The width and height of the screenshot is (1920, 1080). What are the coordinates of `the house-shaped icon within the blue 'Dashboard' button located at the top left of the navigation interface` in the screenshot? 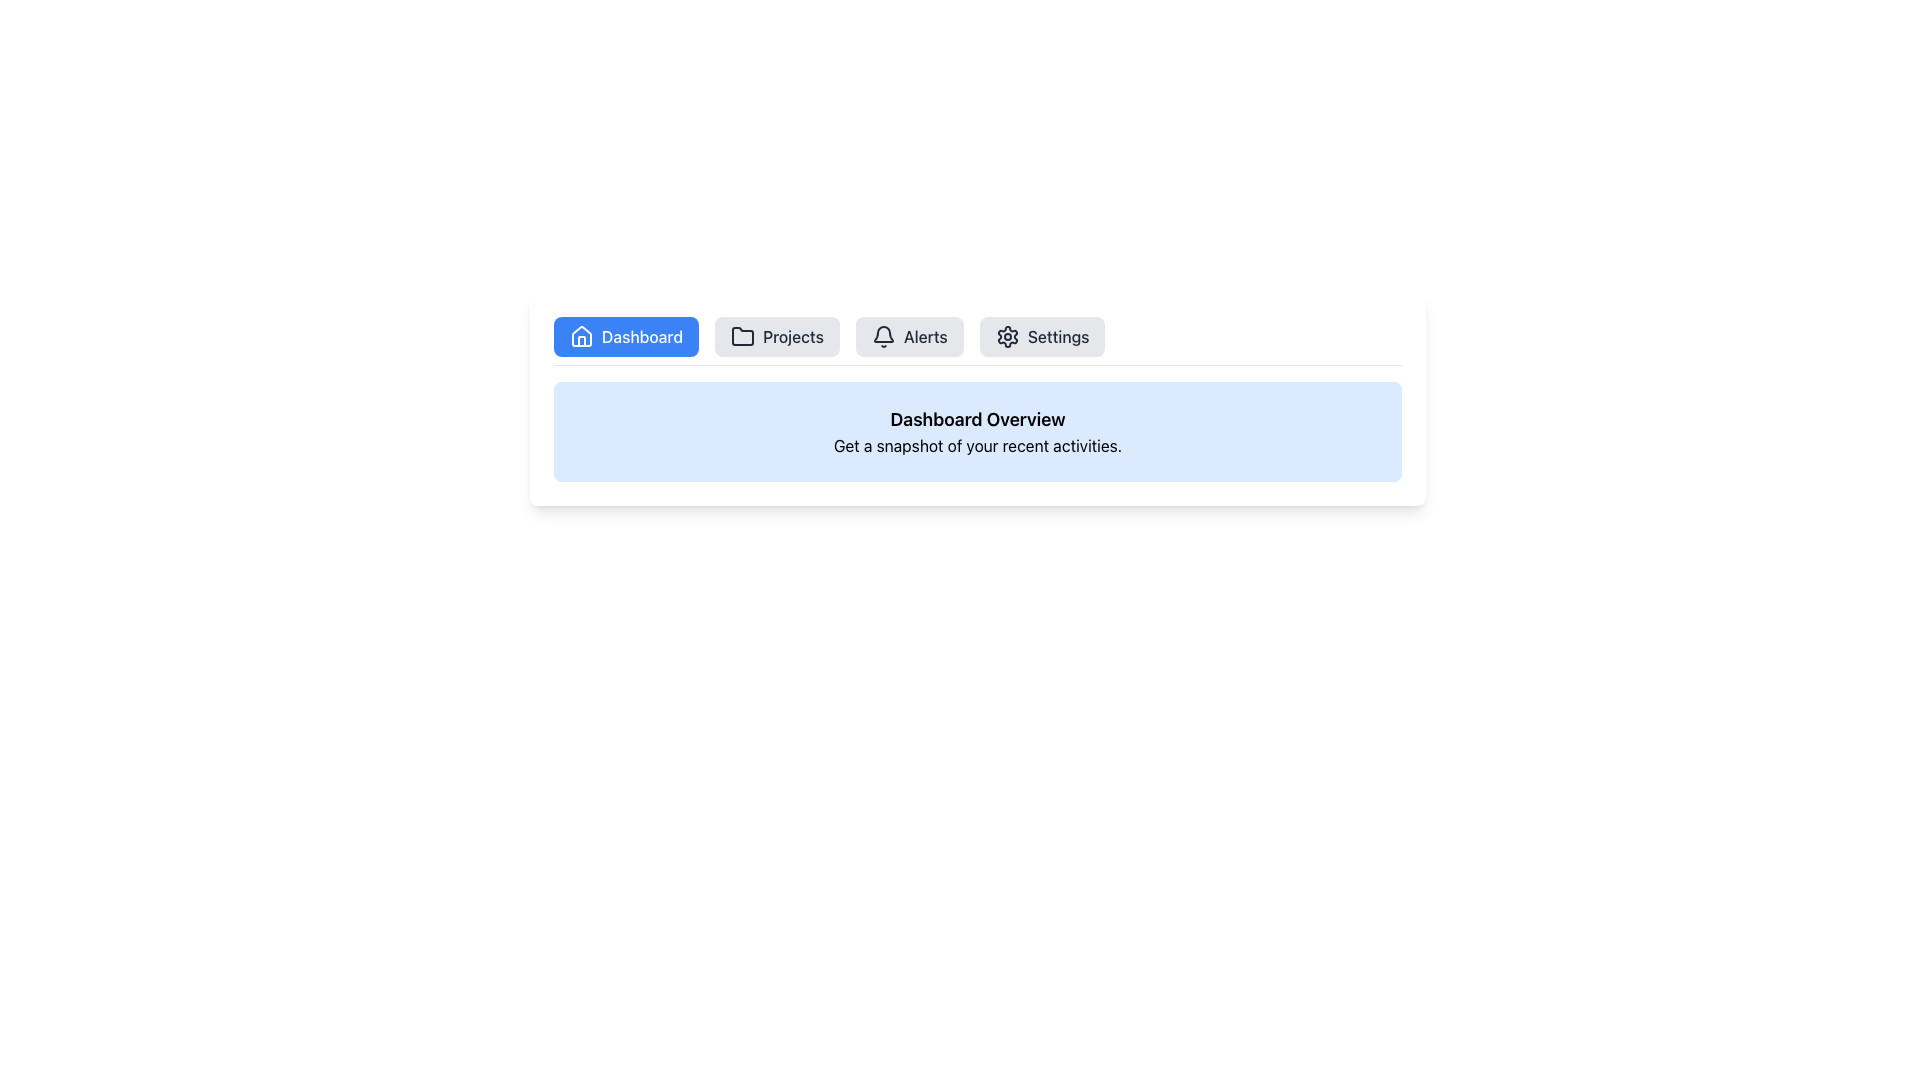 It's located at (580, 335).